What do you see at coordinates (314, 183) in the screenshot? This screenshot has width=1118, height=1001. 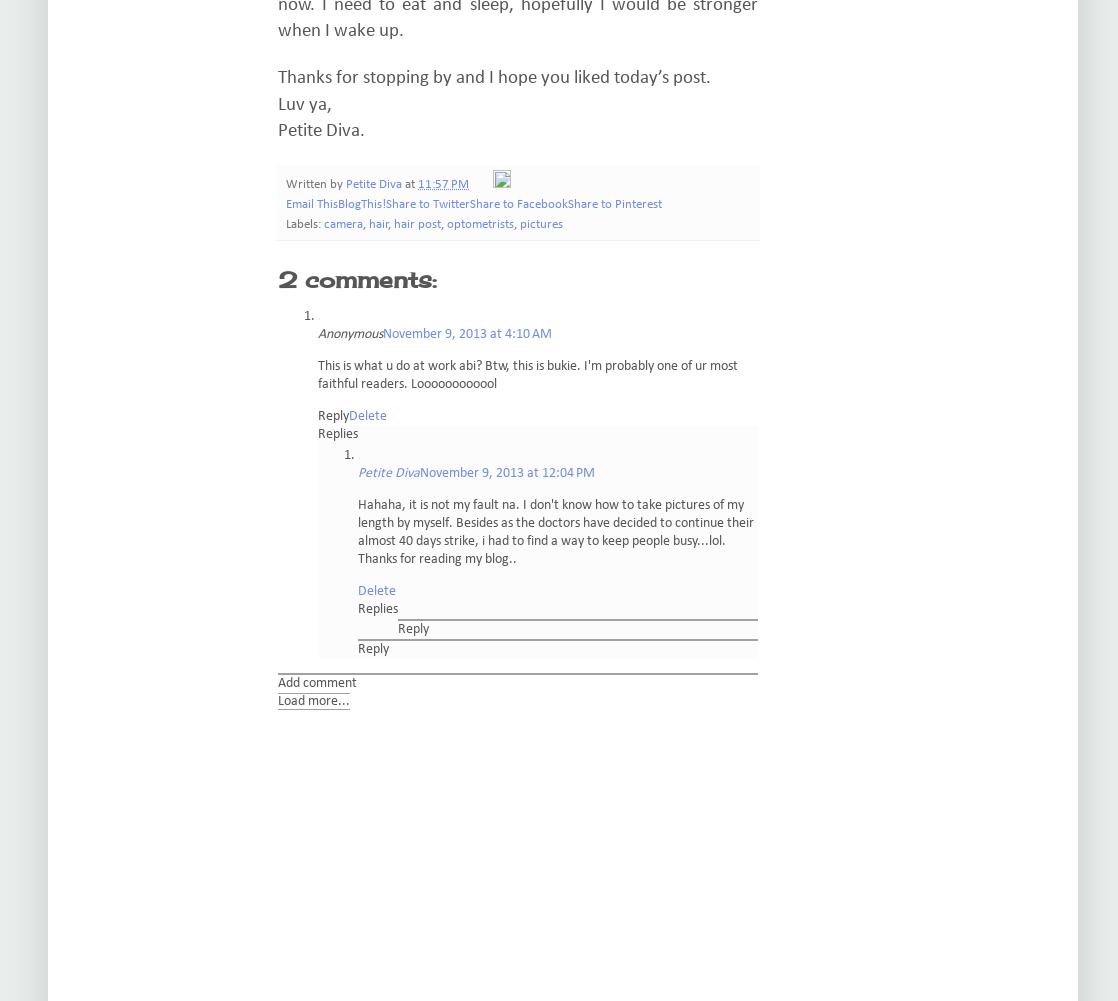 I see `'Written by'` at bounding box center [314, 183].